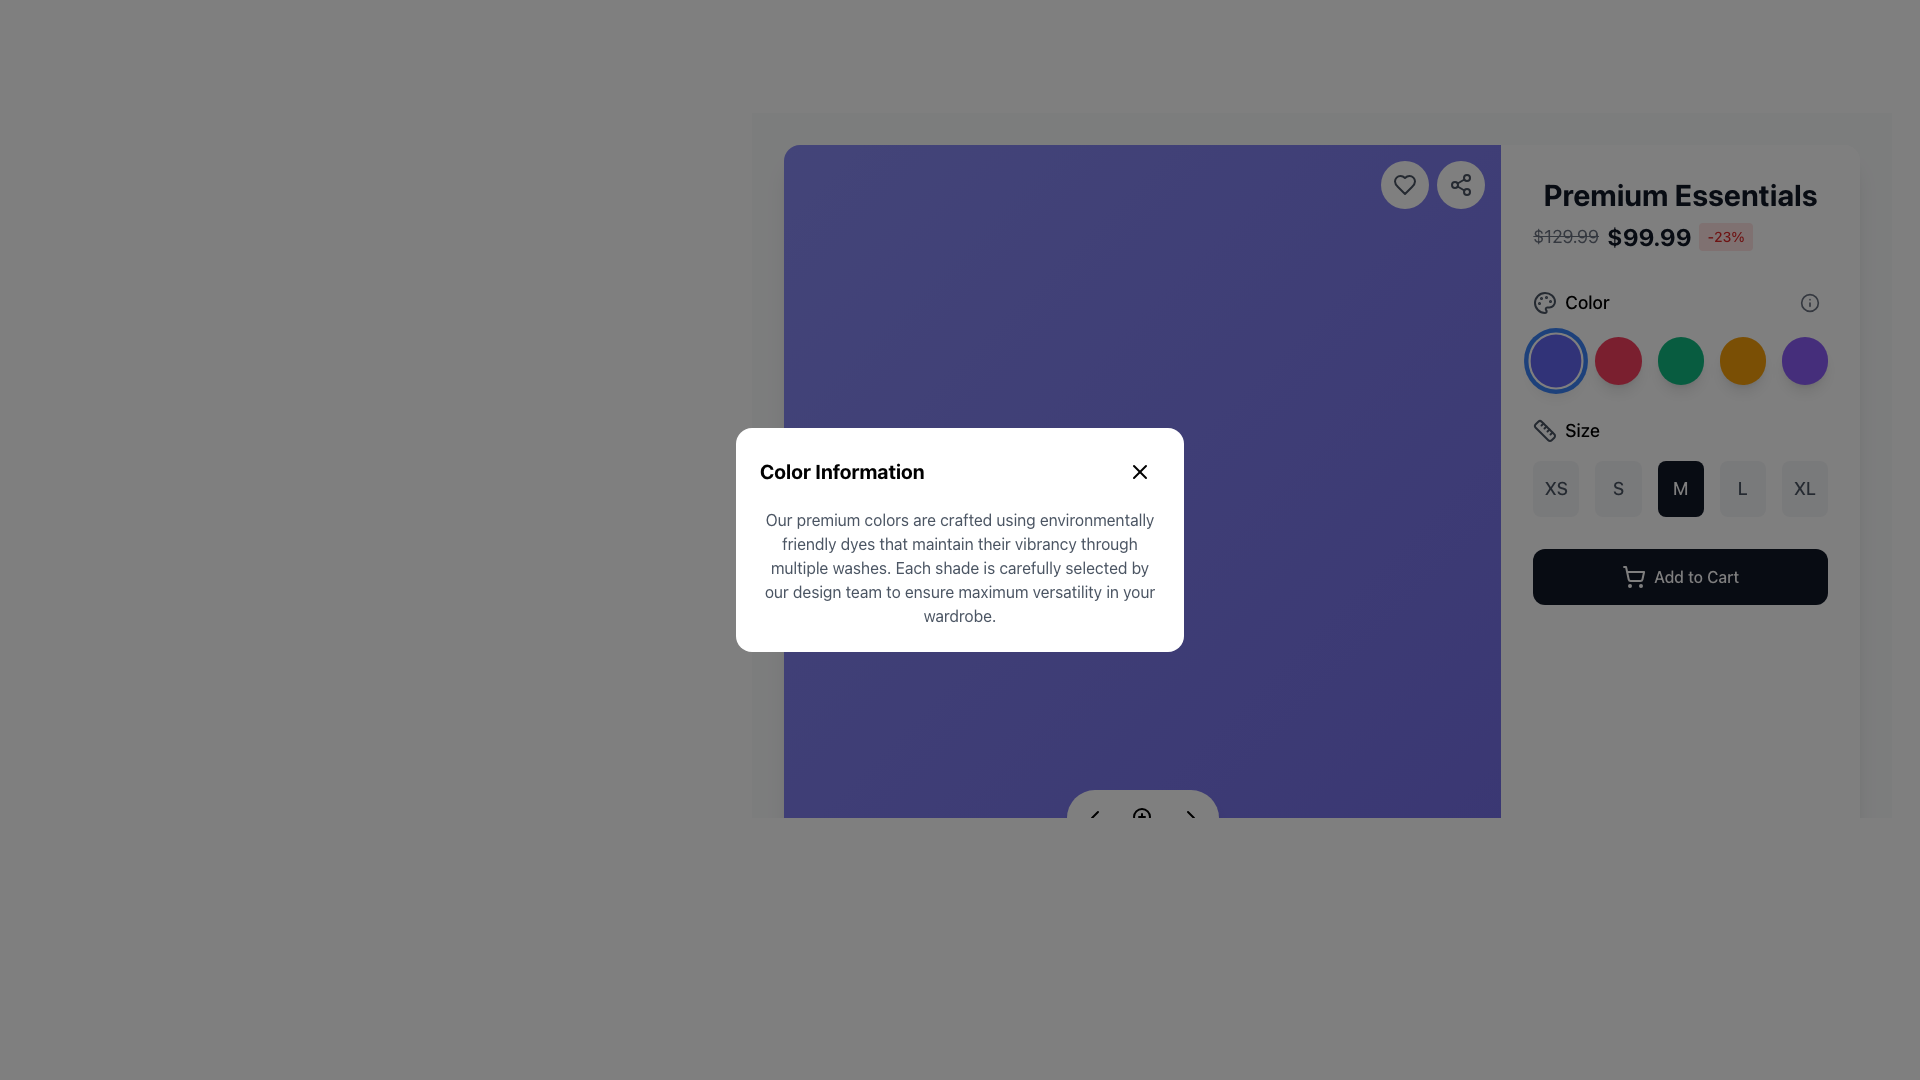 Image resolution: width=1920 pixels, height=1080 pixels. I want to click on the first navigational button located at the bottom-center of the application's interface, so click(1093, 818).